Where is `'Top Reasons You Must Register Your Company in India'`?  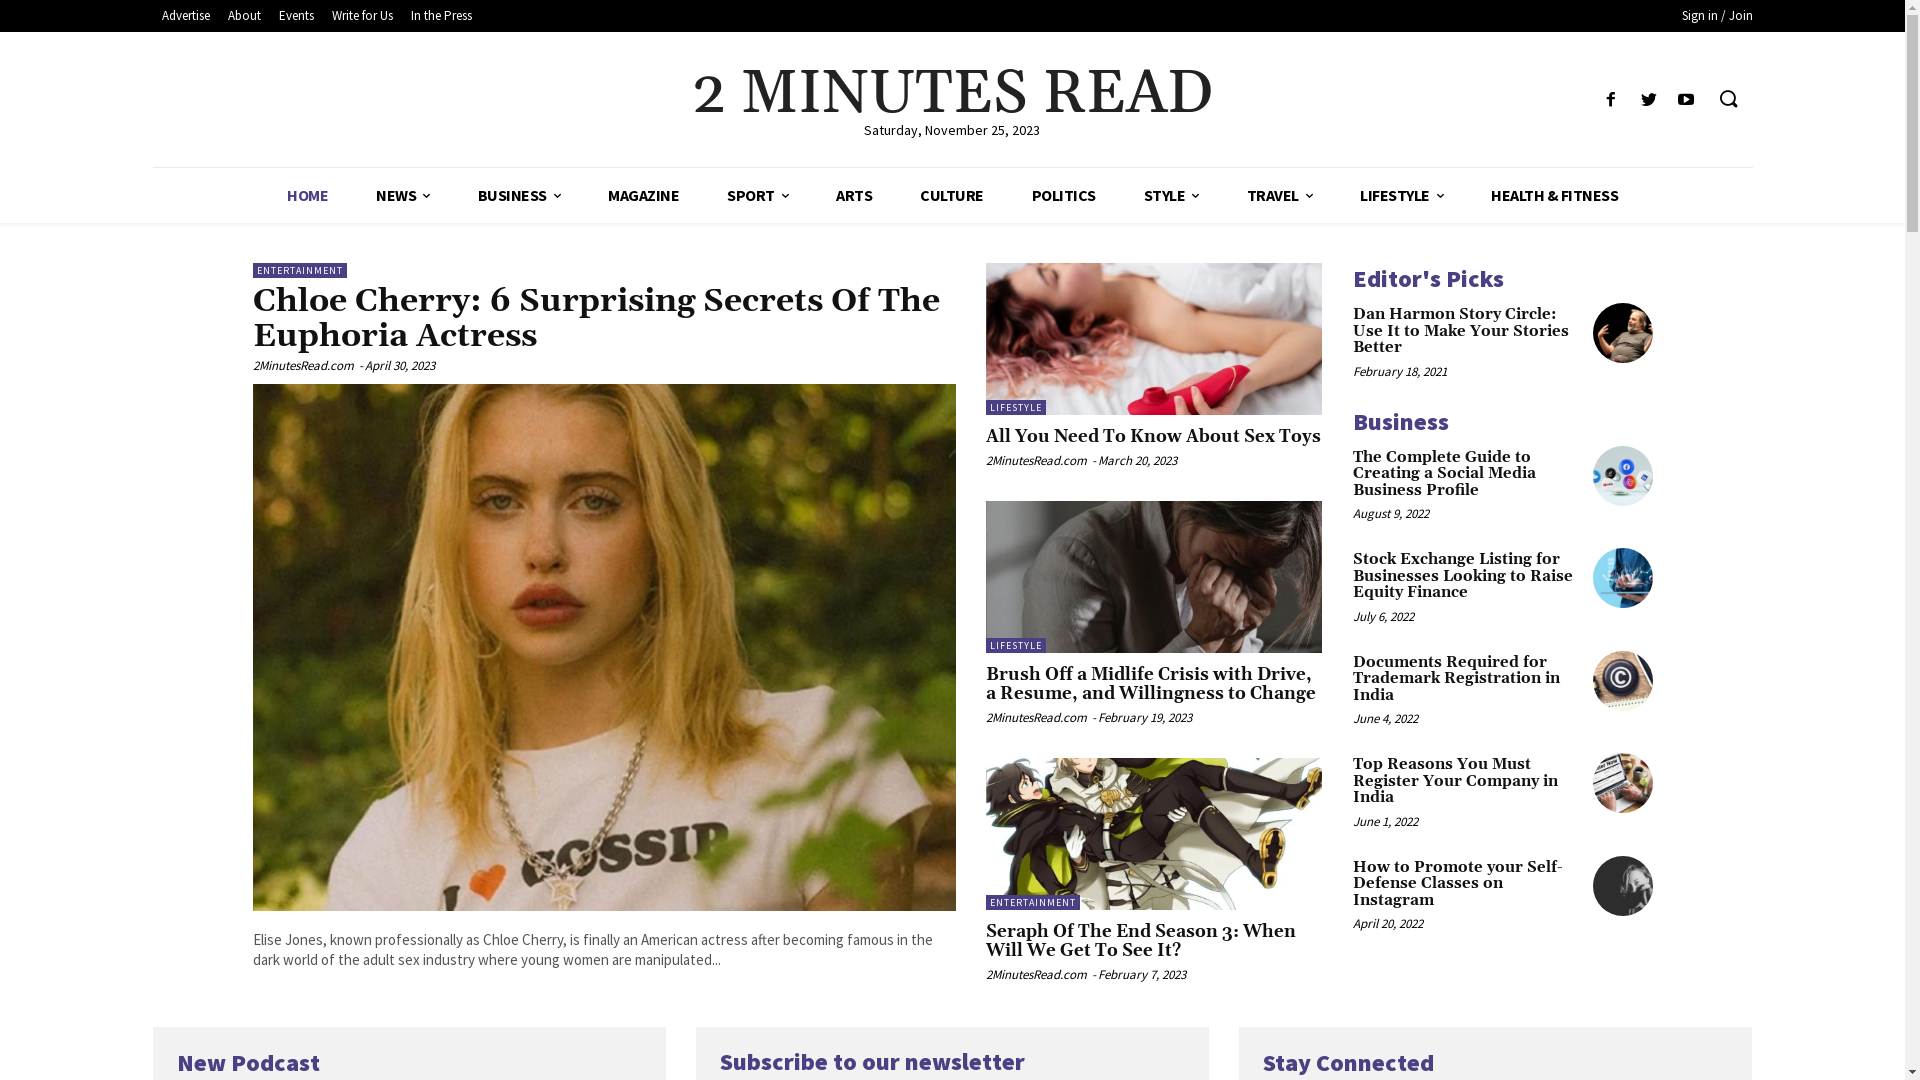
'Top Reasons You Must Register Your Company in India' is located at coordinates (1622, 782).